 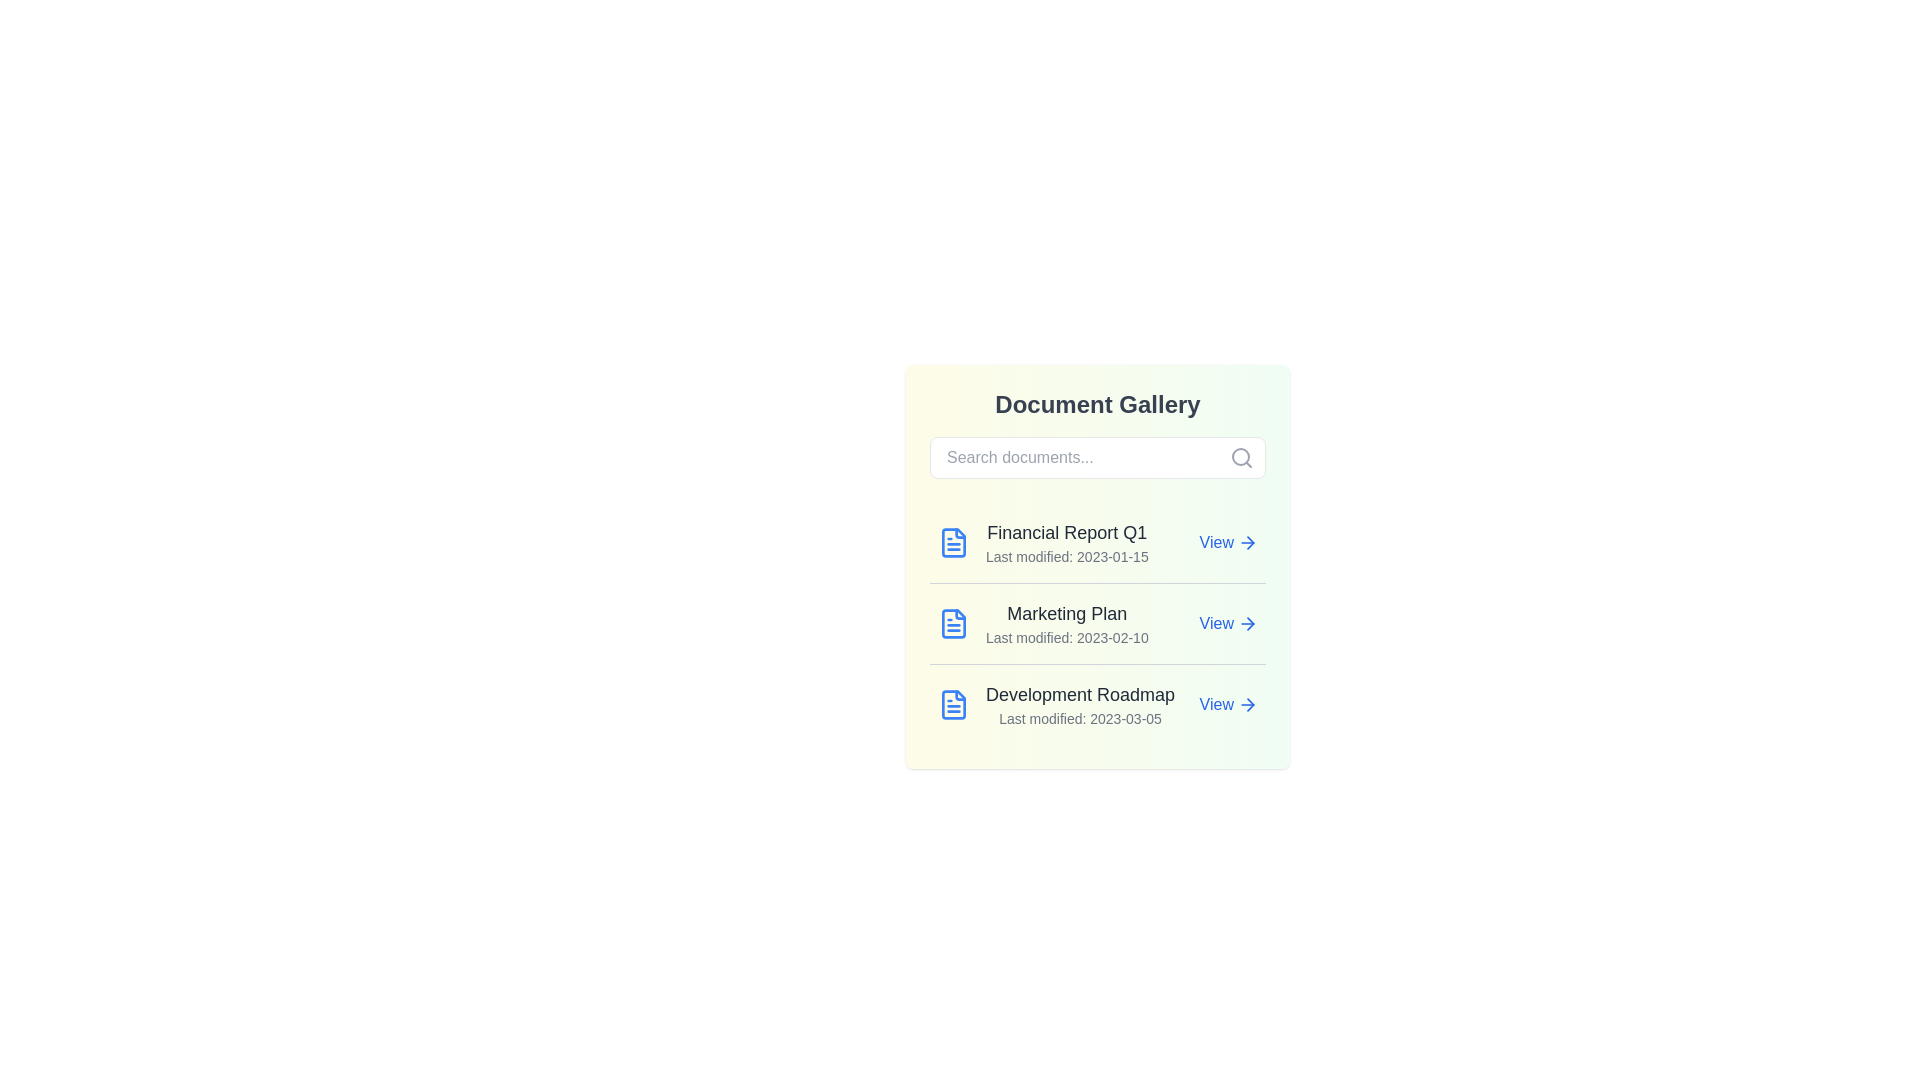 What do you see at coordinates (1227, 623) in the screenshot?
I see `the 'View' button of the document titled Marketing Plan` at bounding box center [1227, 623].